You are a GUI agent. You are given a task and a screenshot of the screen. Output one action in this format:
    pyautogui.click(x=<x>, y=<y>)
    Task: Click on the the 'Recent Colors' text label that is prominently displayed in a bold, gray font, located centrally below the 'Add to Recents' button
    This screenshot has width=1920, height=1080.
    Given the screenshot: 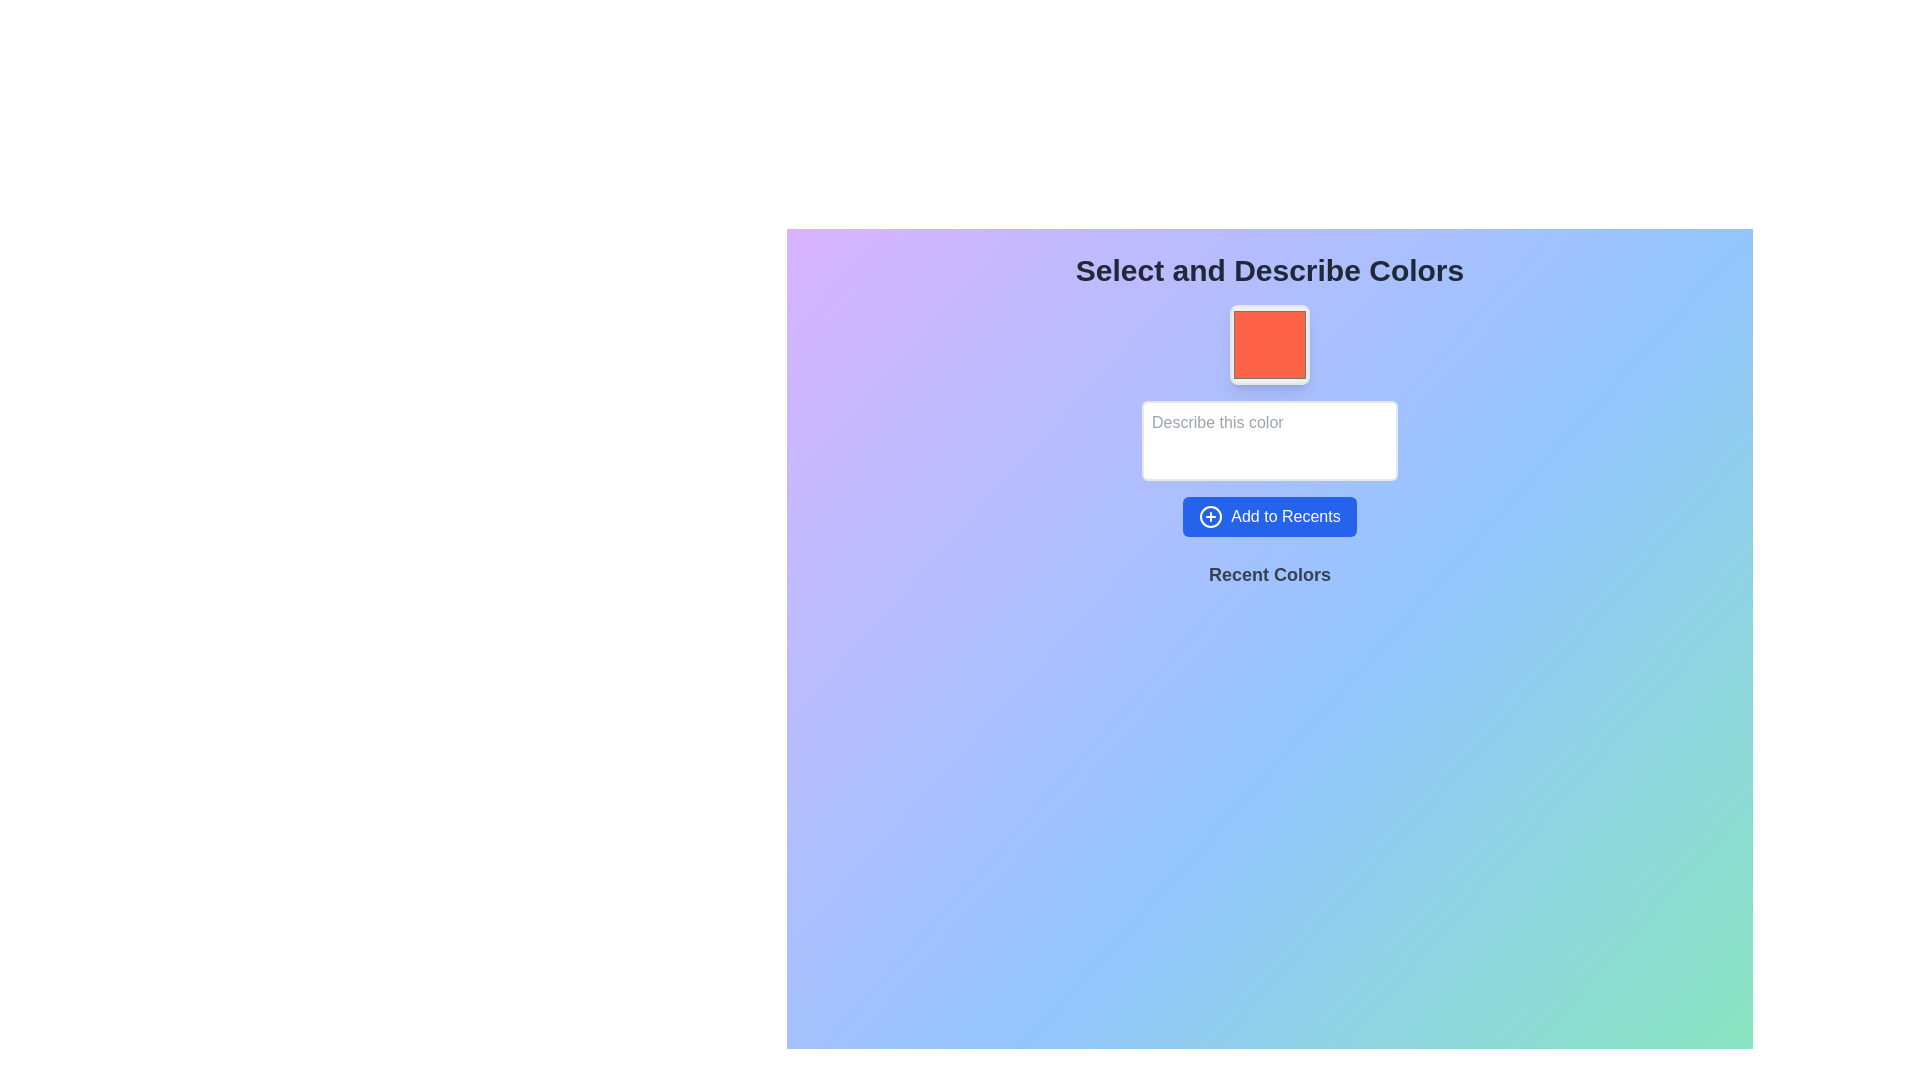 What is the action you would take?
    pyautogui.click(x=1269, y=574)
    